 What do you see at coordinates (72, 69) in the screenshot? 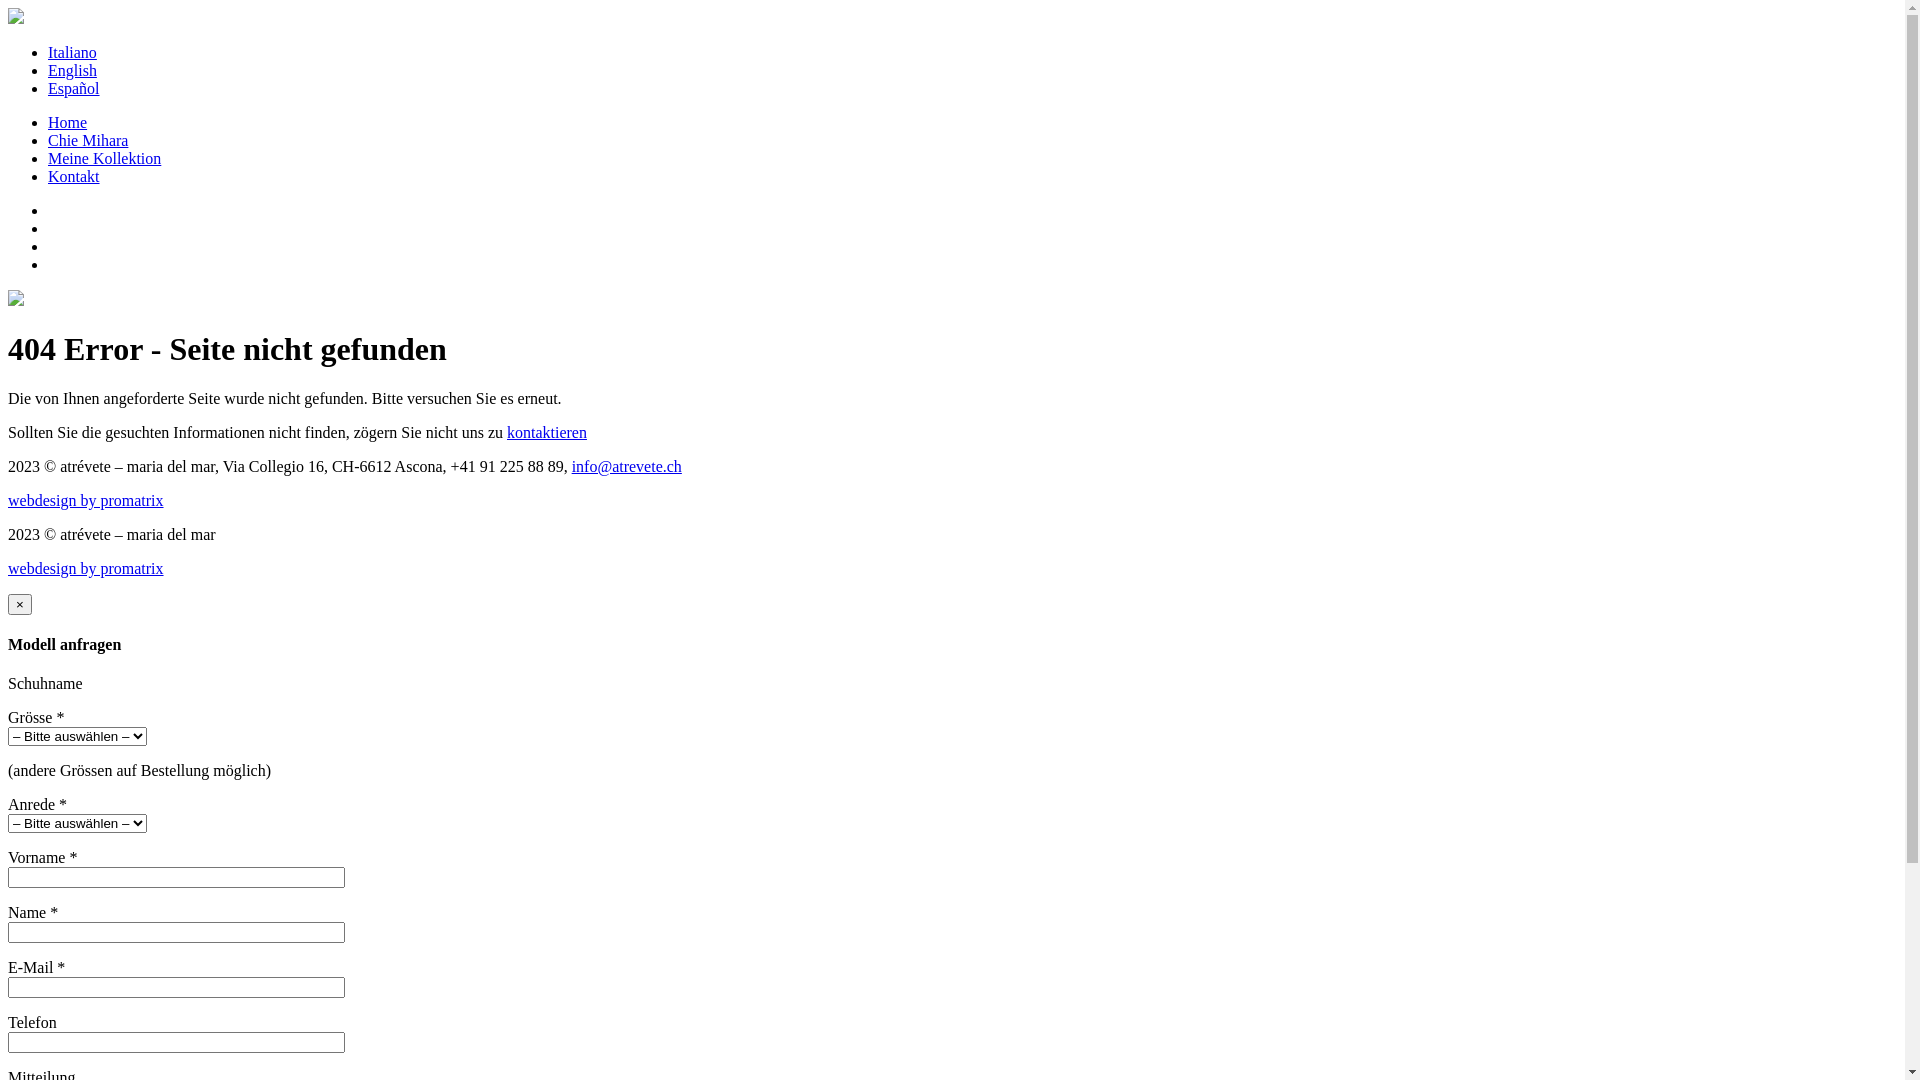
I see `'English'` at bounding box center [72, 69].